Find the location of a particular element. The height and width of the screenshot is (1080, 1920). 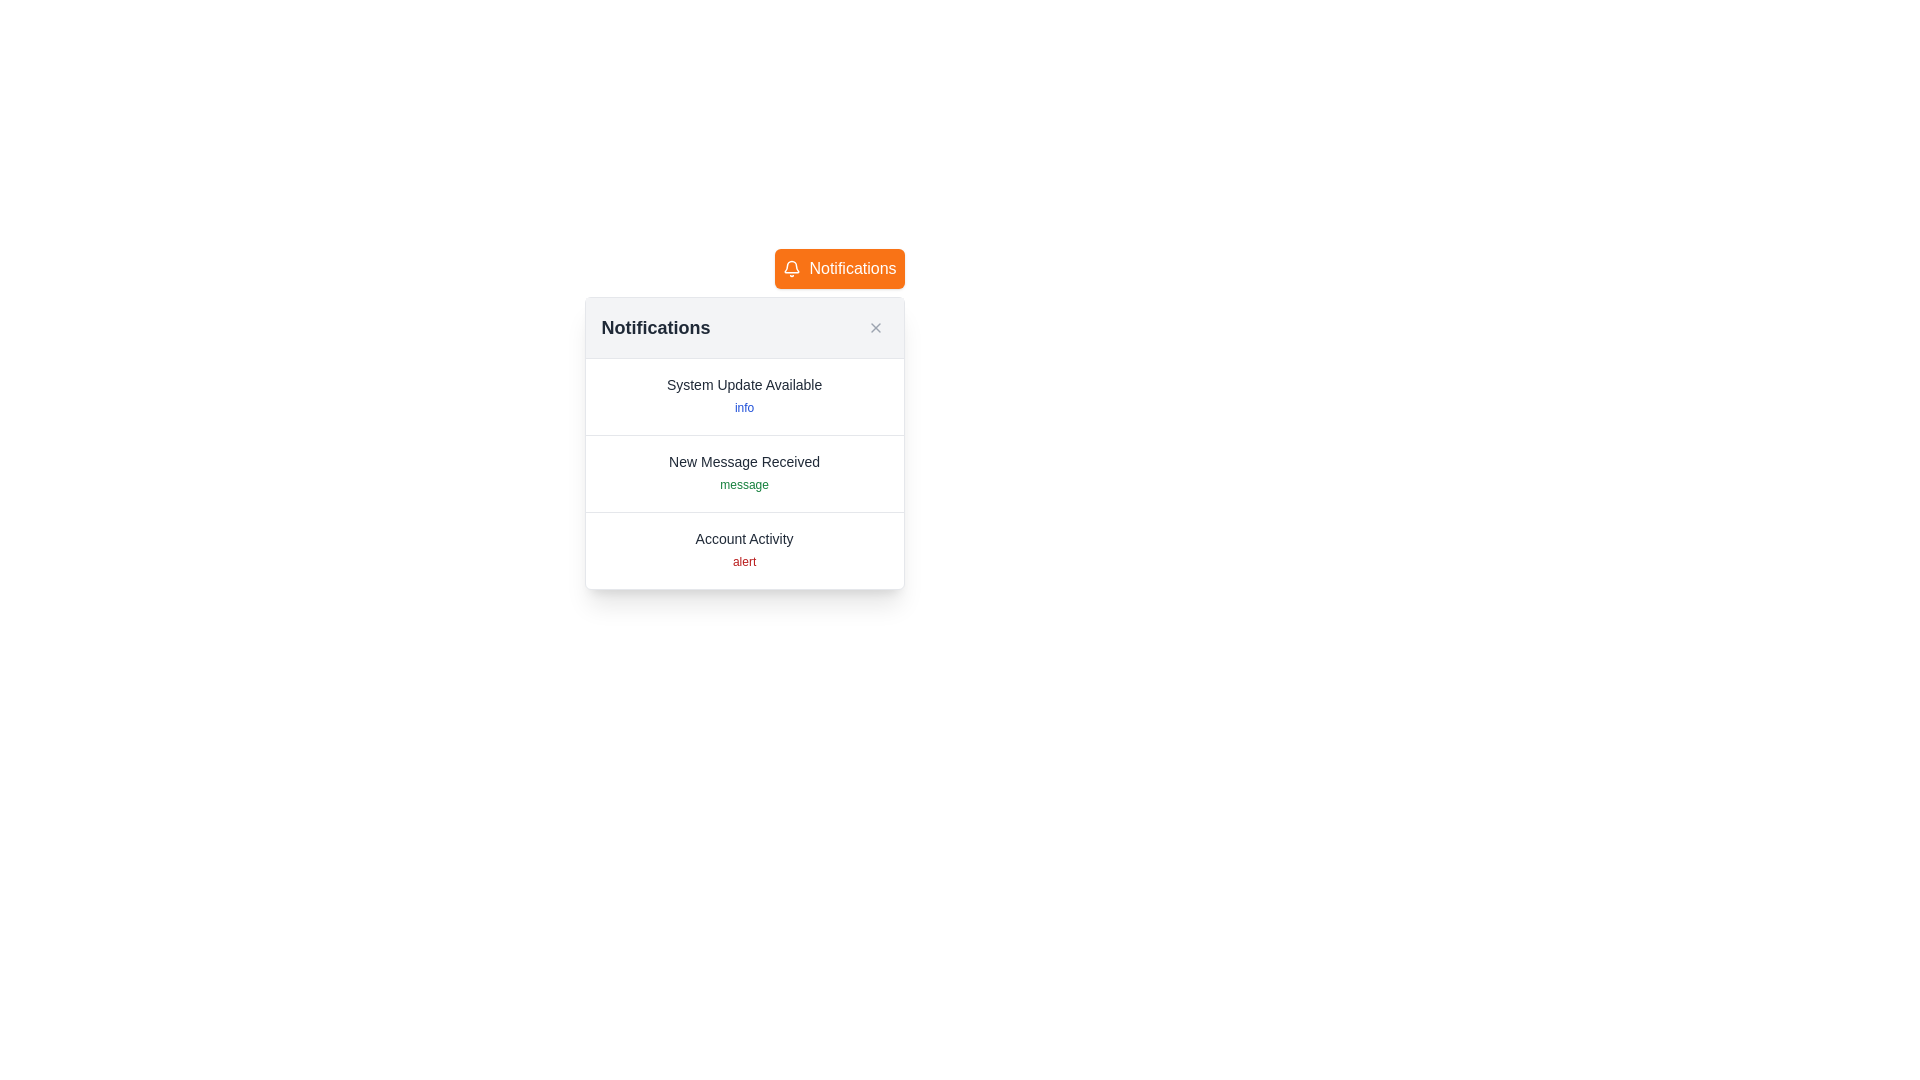

the warning or alert text label located beneath the 'Account Activity' section, which serves as a notification for the user is located at coordinates (743, 562).